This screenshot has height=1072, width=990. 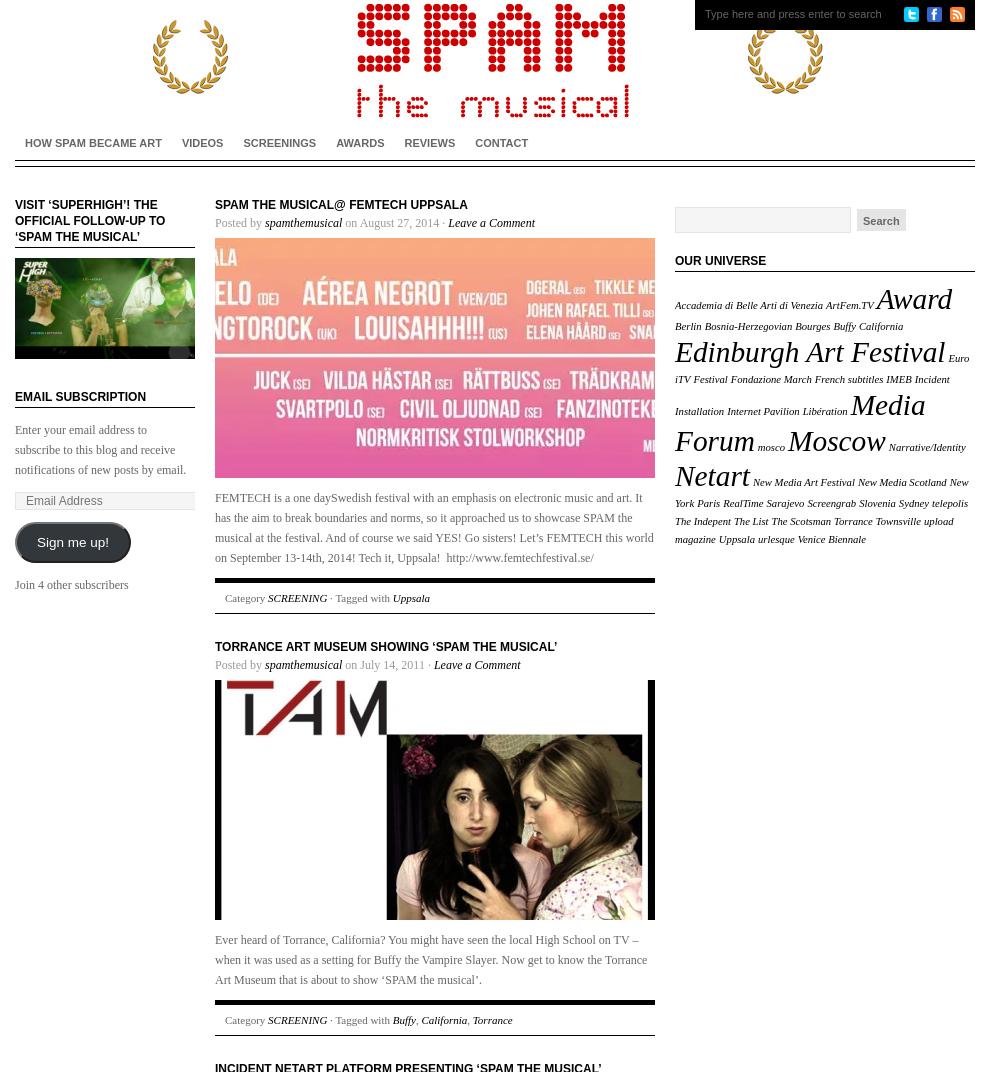 I want to click on 'AWARDS', so click(x=359, y=142).